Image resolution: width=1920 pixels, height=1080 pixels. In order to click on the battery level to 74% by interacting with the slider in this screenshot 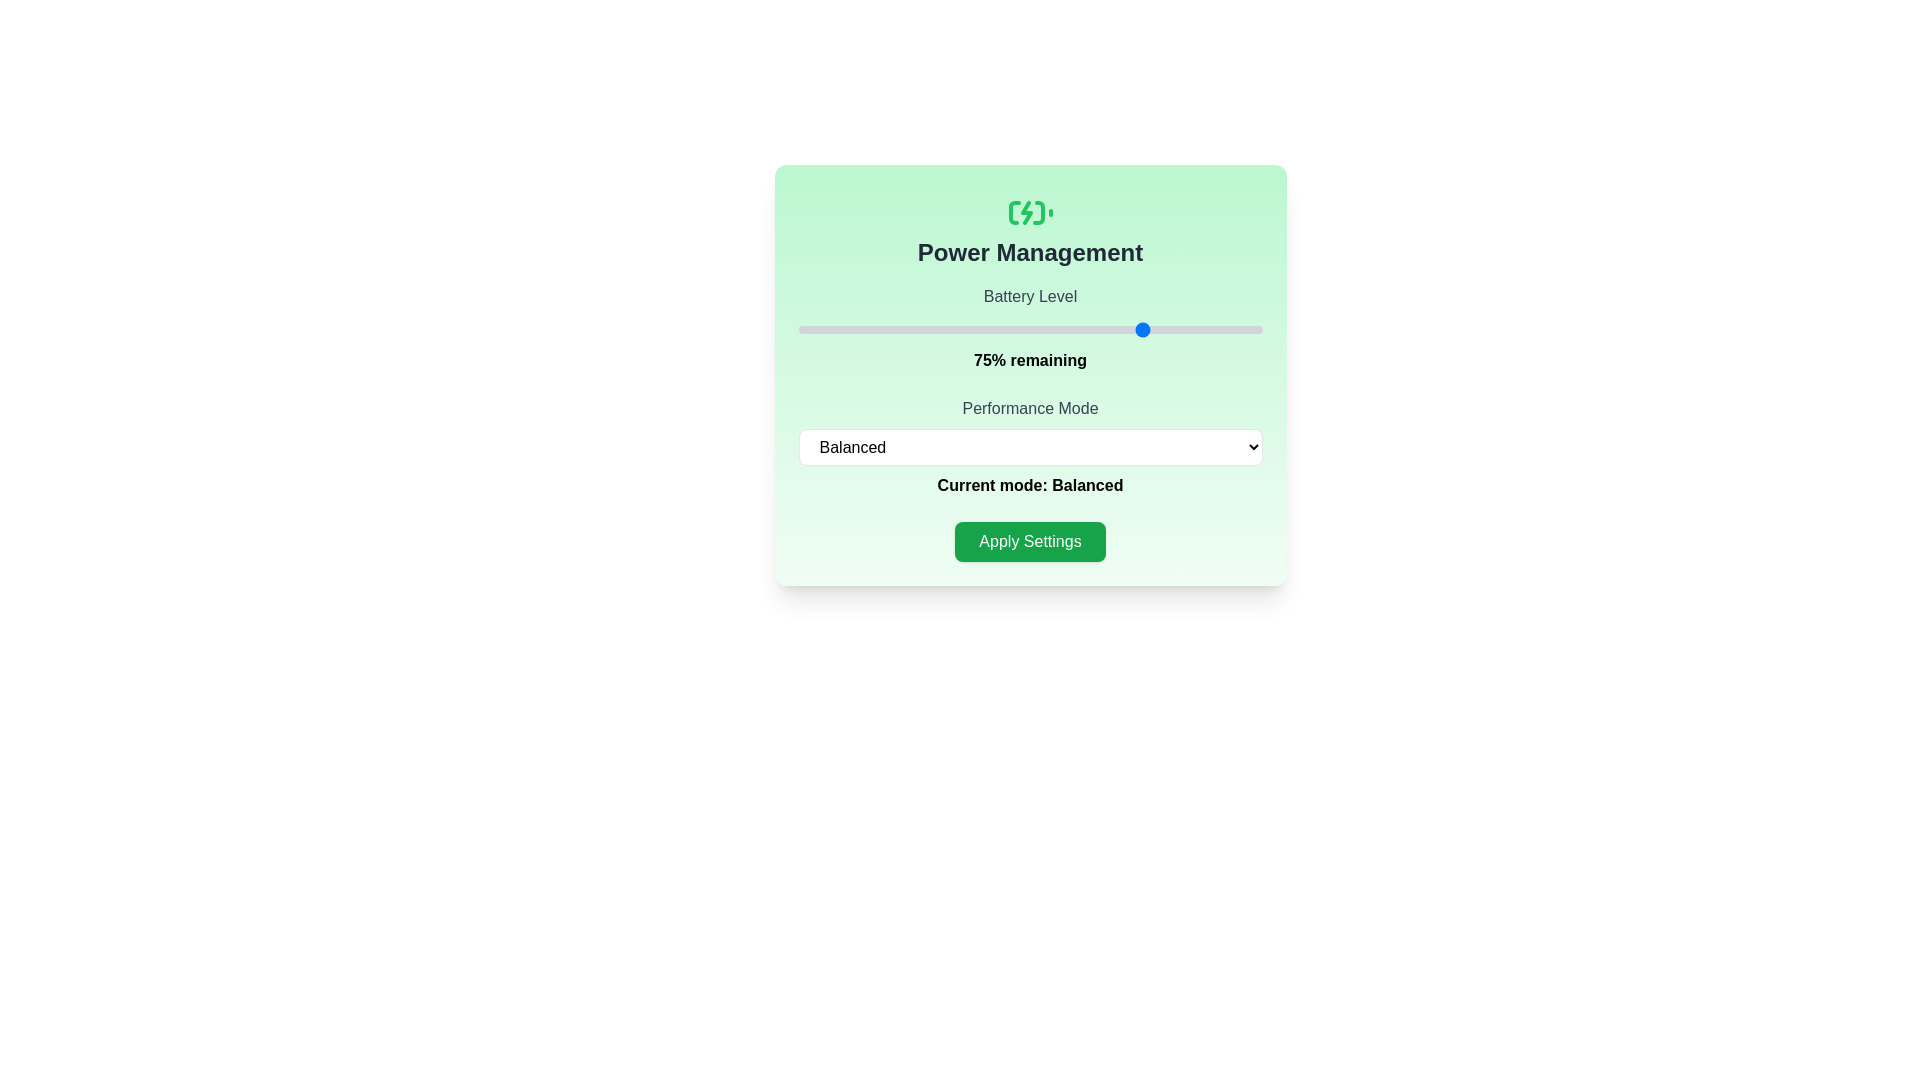, I will do `click(1141, 329)`.